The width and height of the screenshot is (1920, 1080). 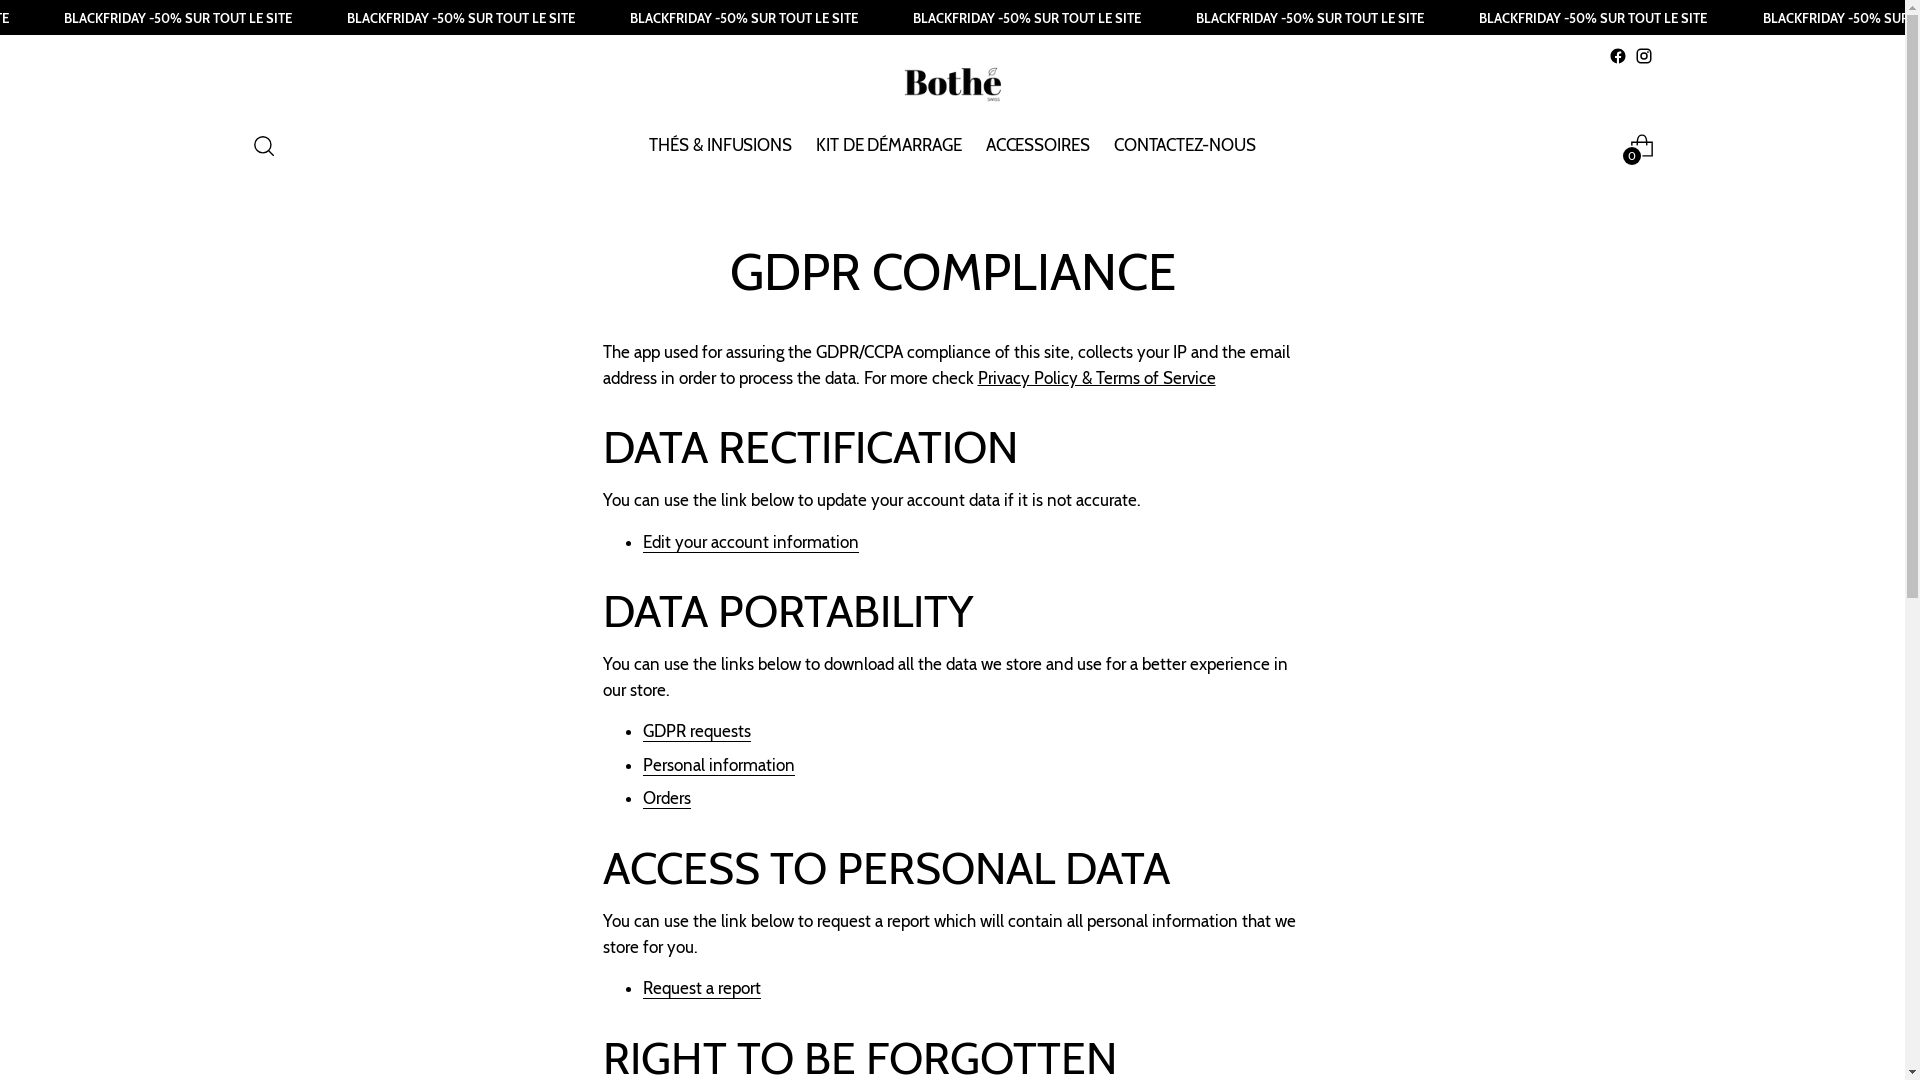 I want to click on 'Personal information', so click(x=718, y=765).